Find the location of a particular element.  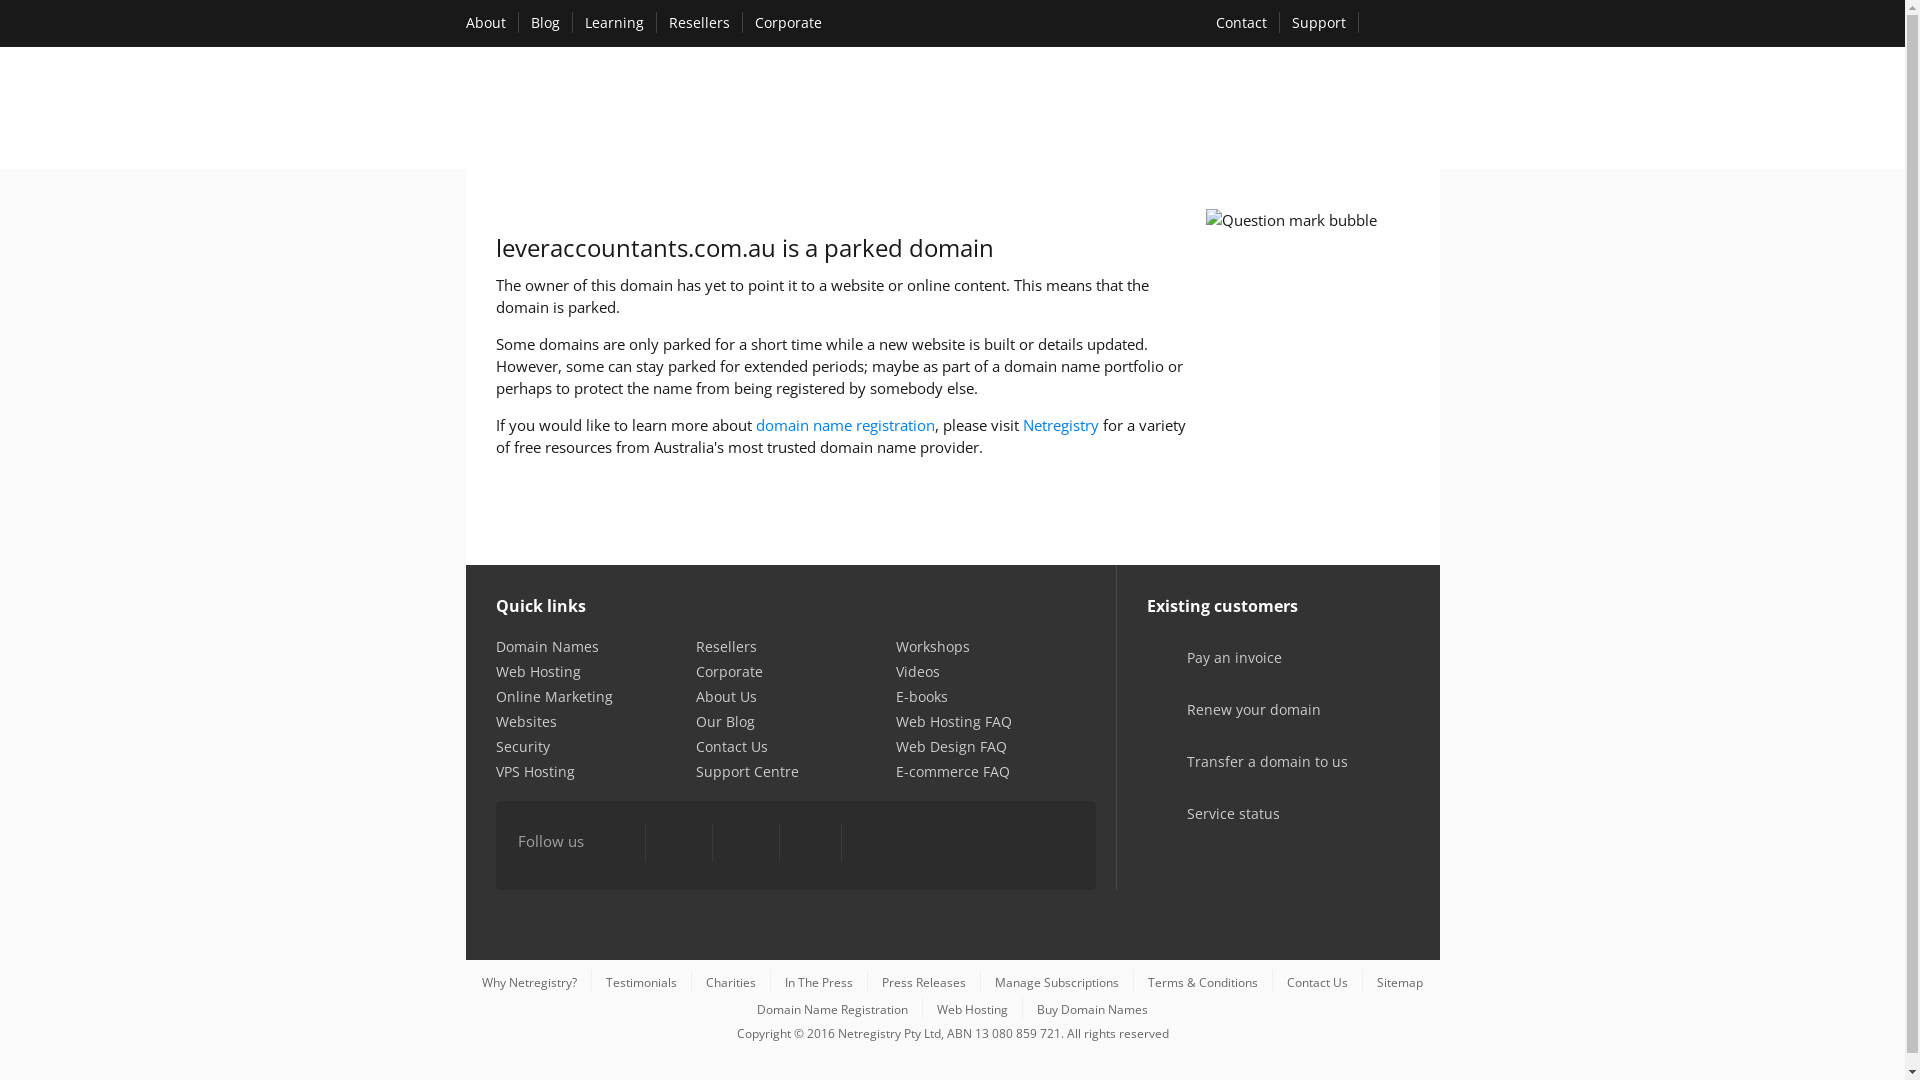

'Blog RSS' is located at coordinates (873, 843).